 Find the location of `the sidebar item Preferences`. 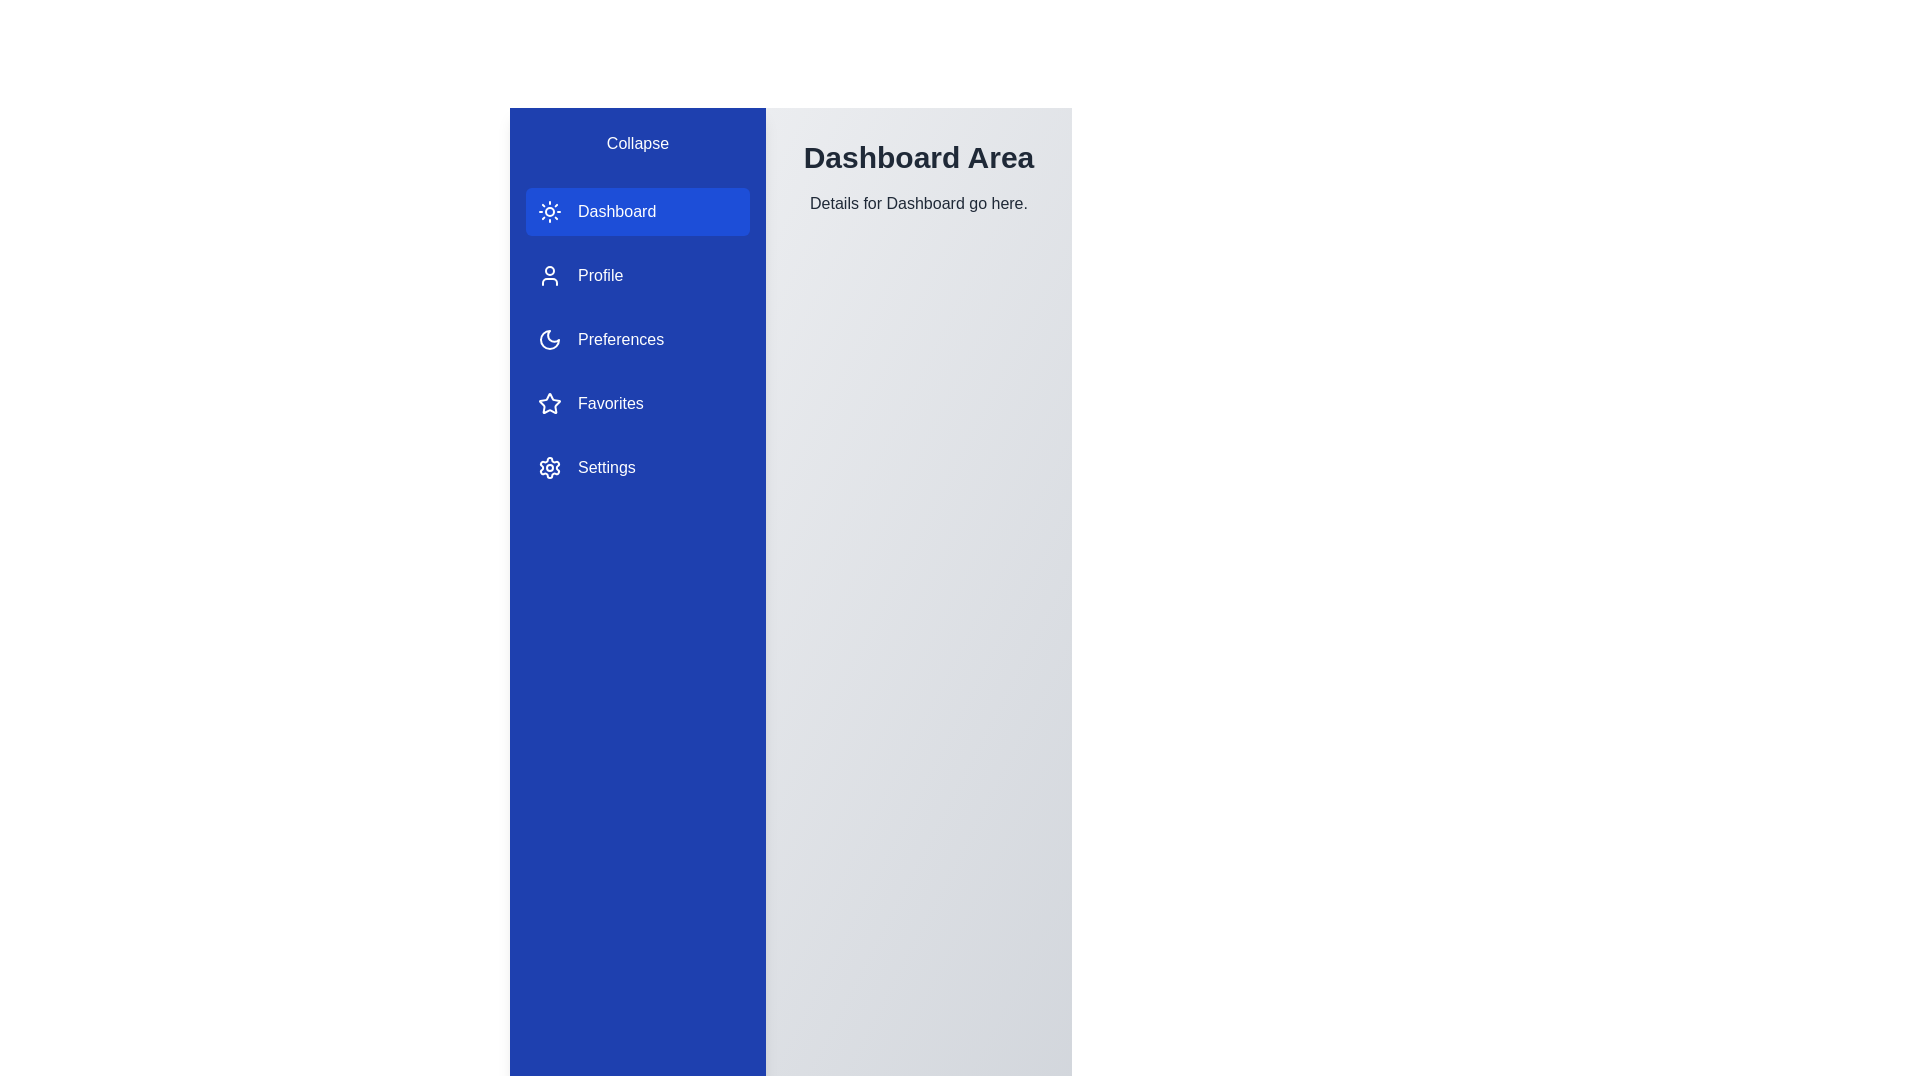

the sidebar item Preferences is located at coordinates (637, 338).